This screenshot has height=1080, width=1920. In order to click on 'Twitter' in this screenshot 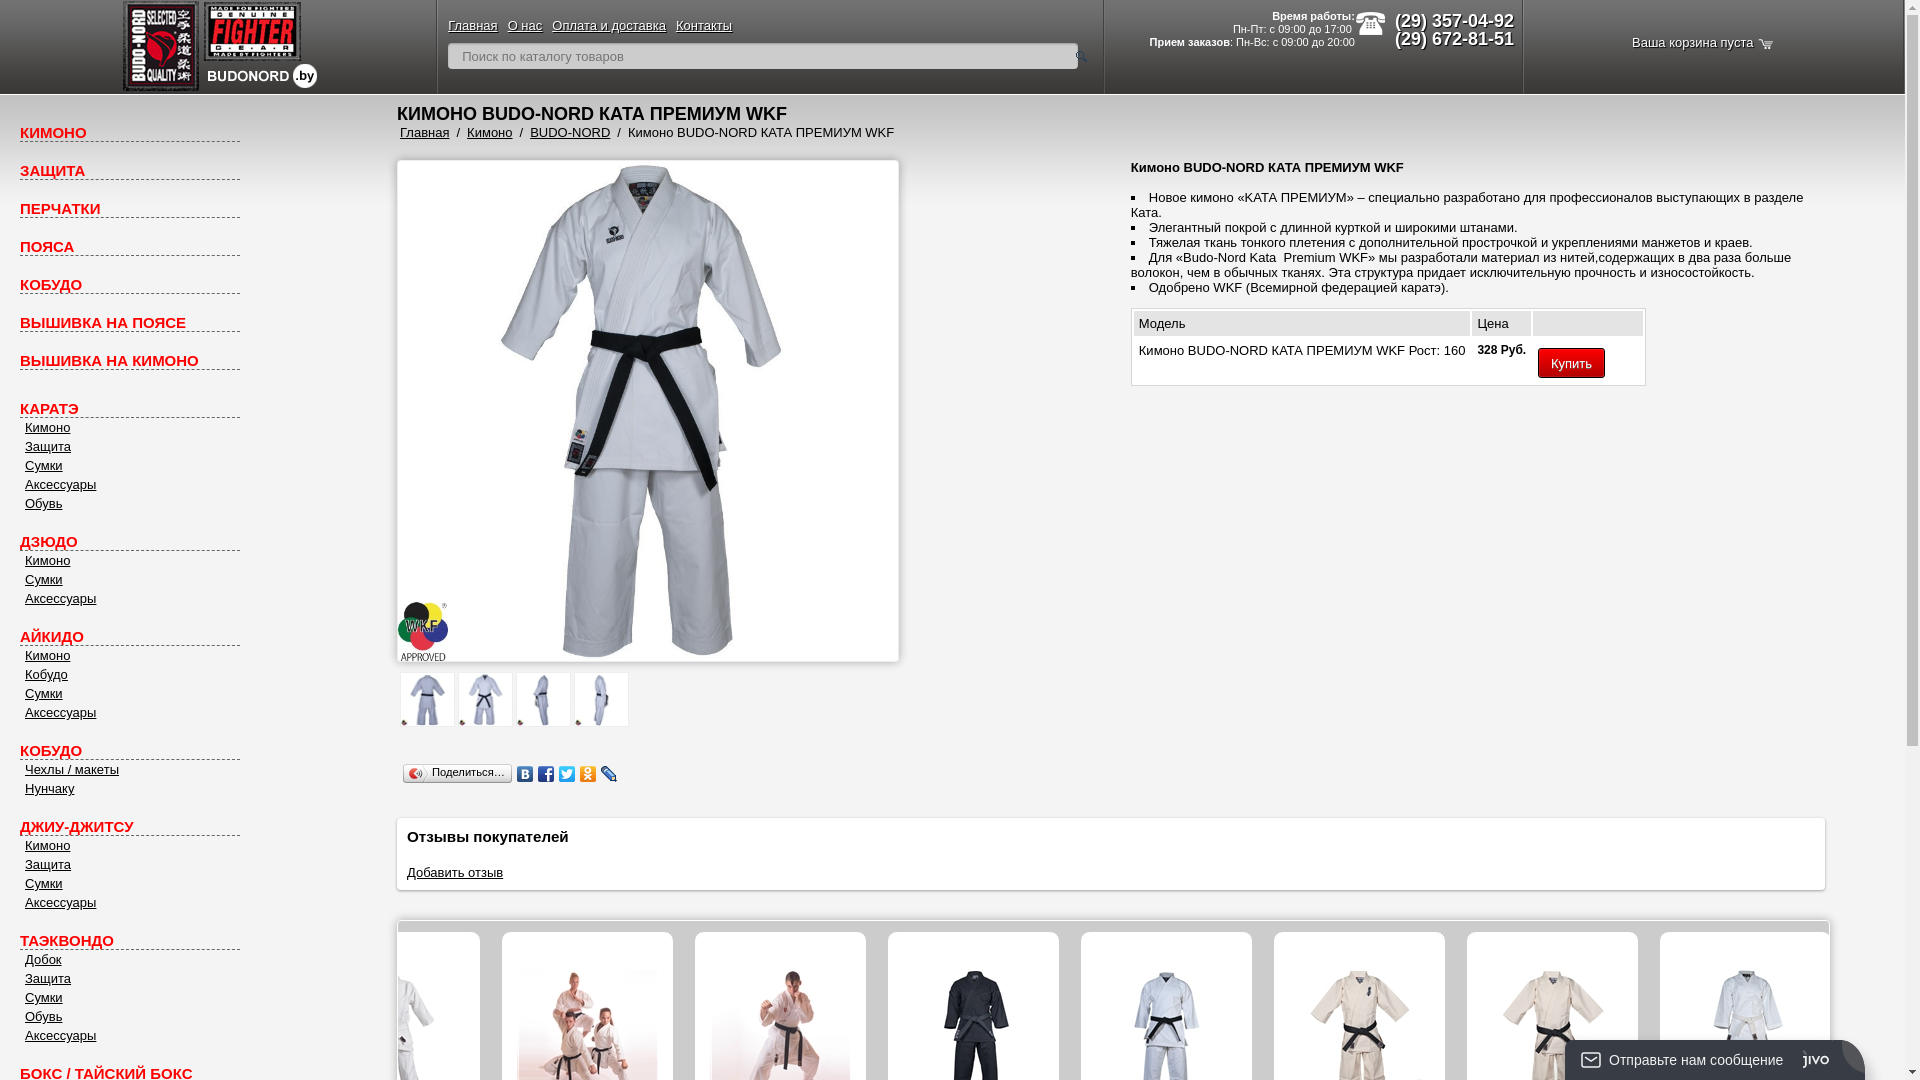, I will do `click(566, 773)`.